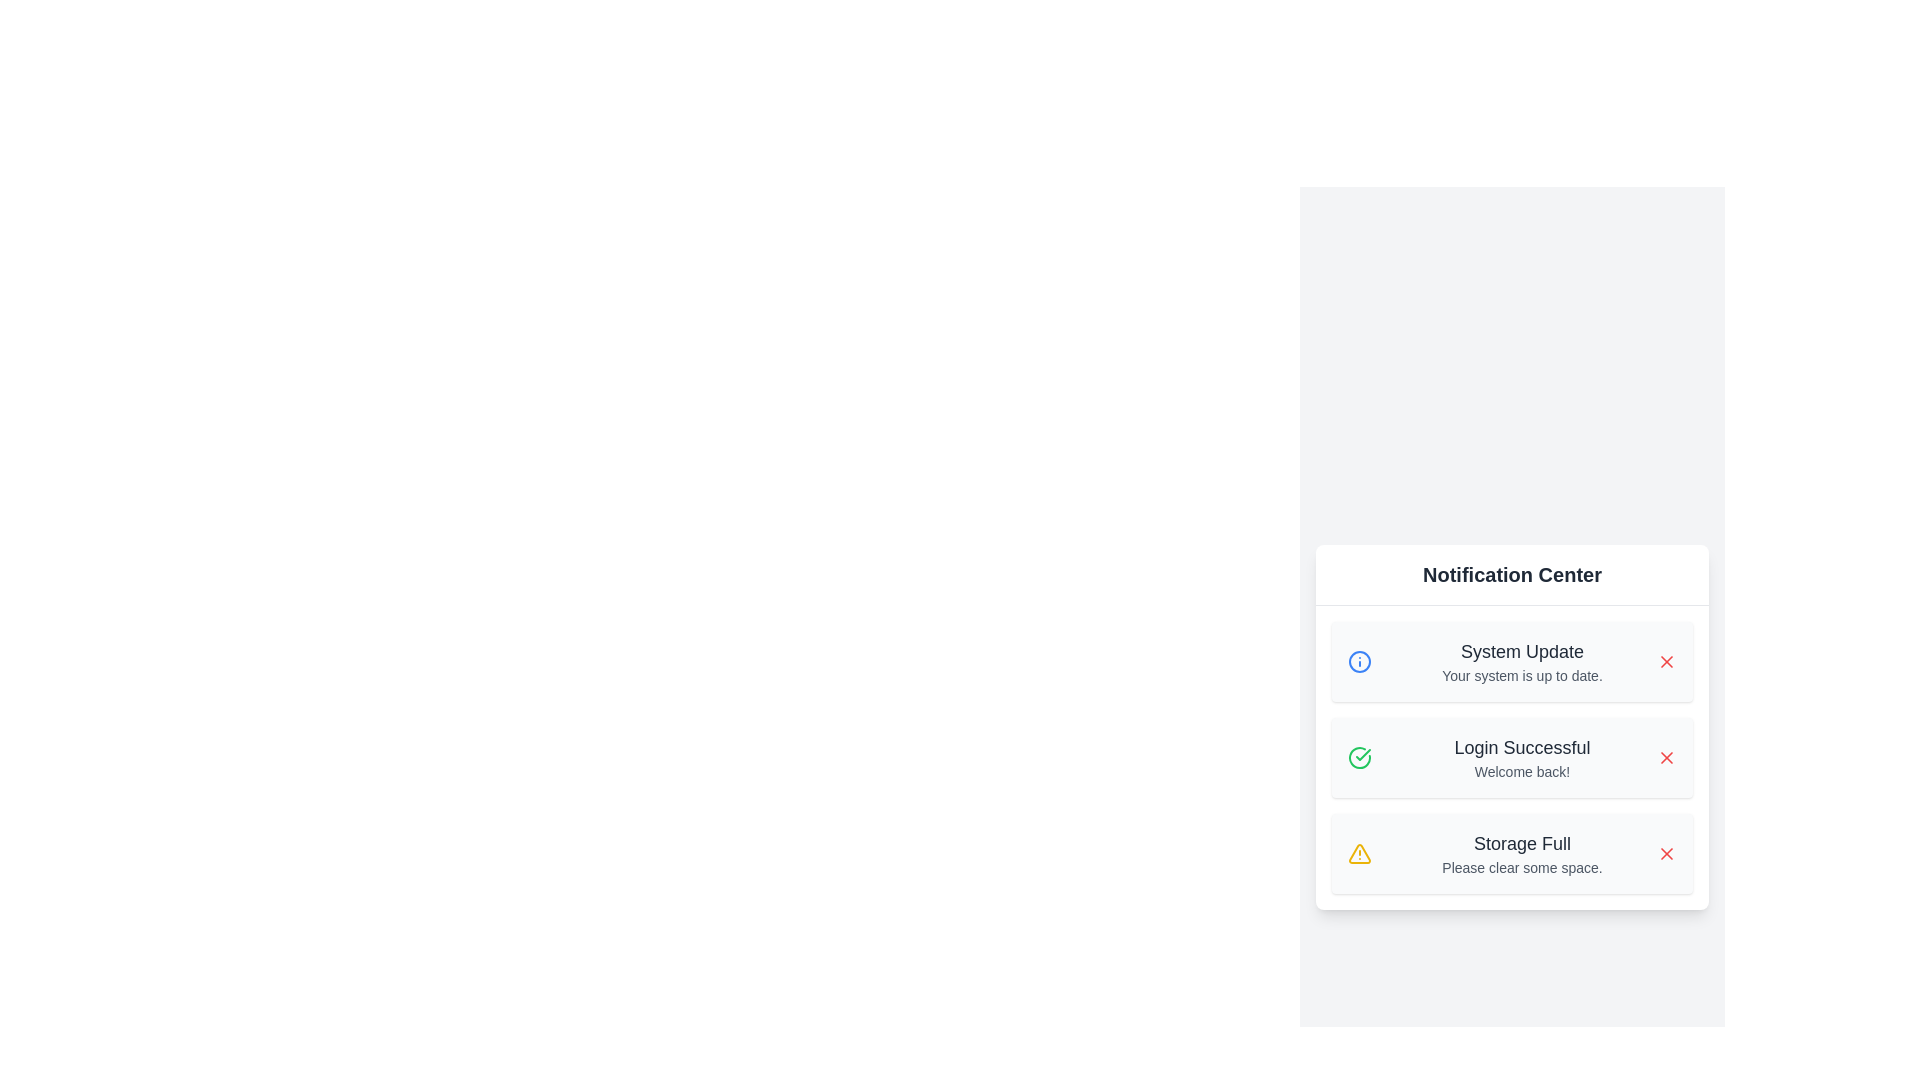  Describe the element at coordinates (1512, 757) in the screenshot. I see `the second notification card displaying a success message with a green checkmark icon, which reads 'Login Successful' and 'Welcome back!', located in the notification list` at that location.